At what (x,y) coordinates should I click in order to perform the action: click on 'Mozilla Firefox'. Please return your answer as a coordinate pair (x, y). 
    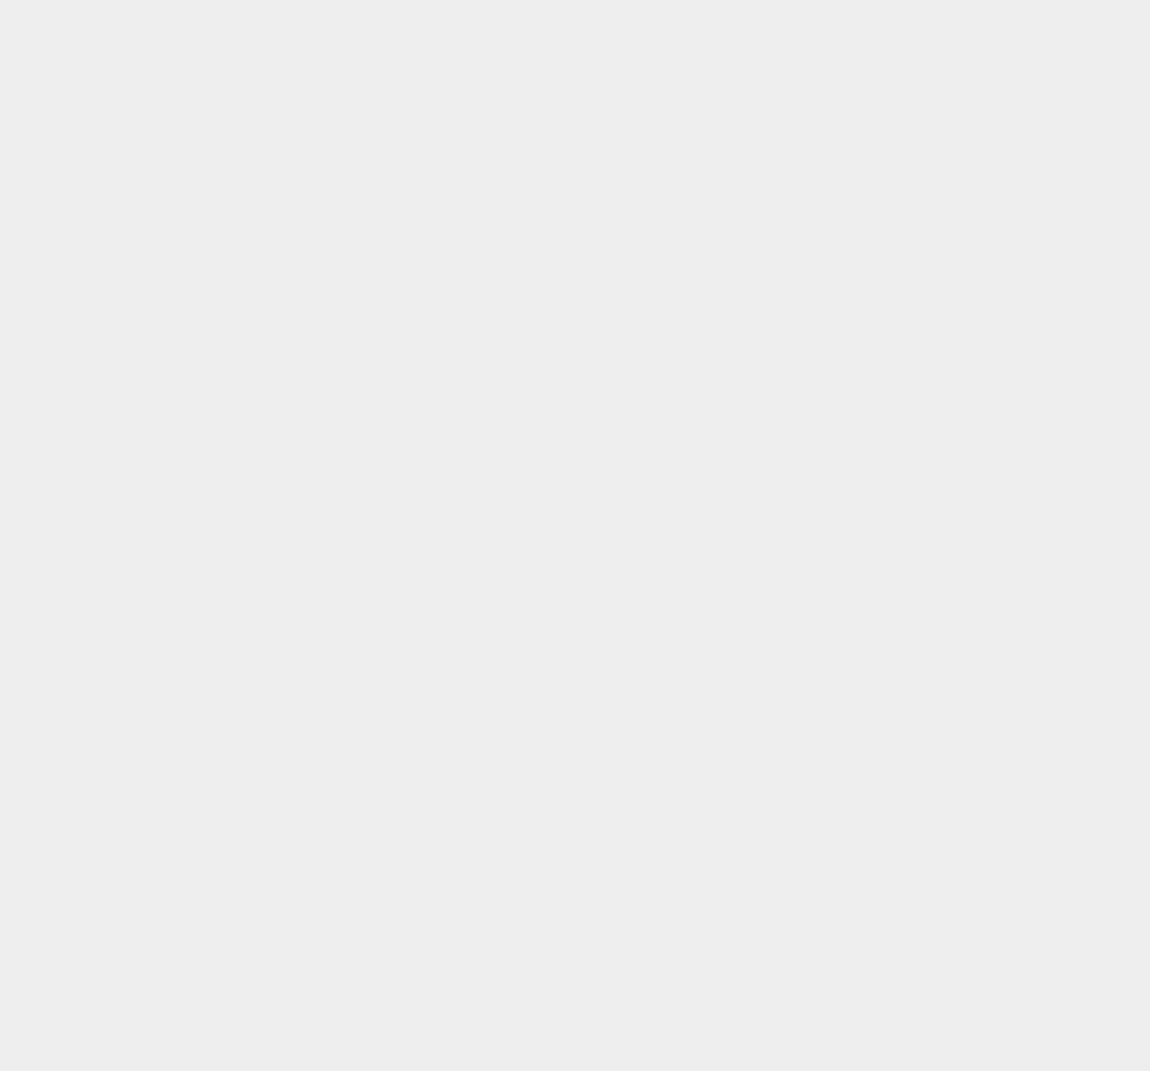
    Looking at the image, I should click on (857, 791).